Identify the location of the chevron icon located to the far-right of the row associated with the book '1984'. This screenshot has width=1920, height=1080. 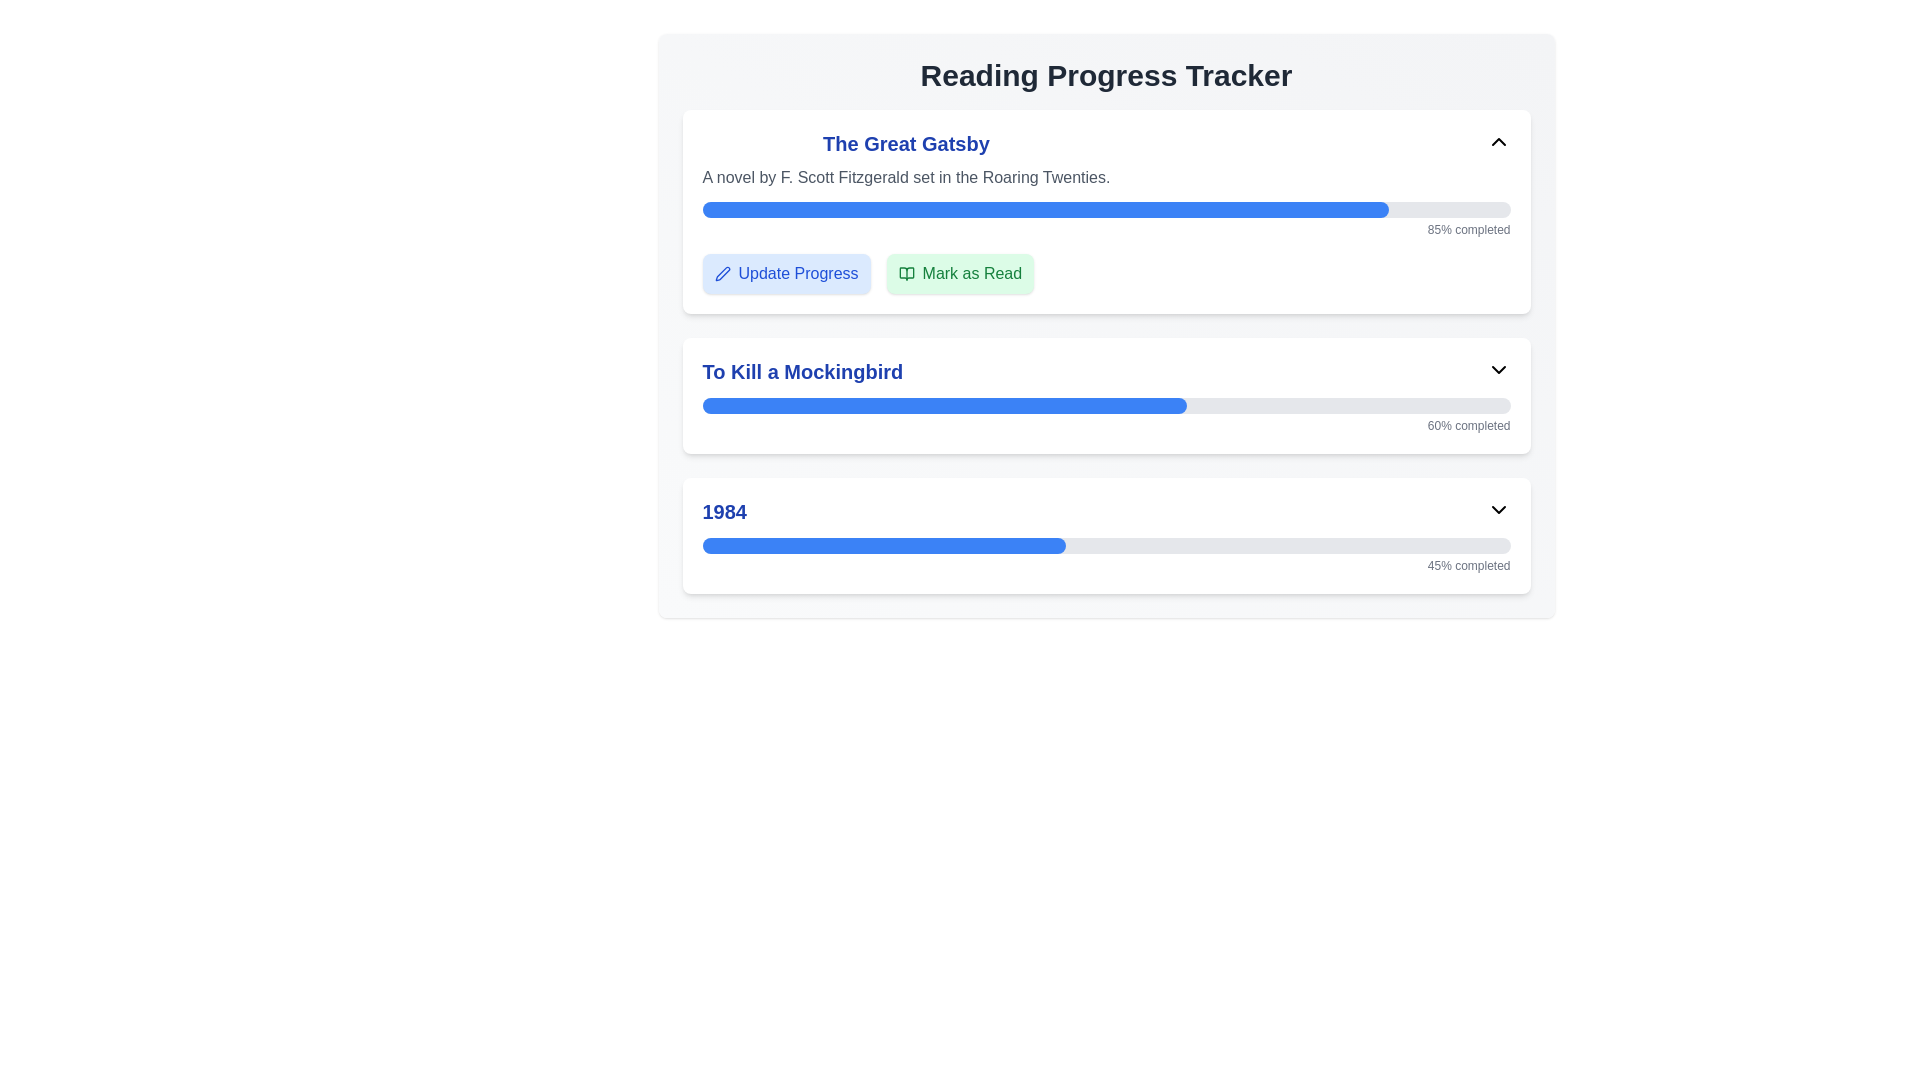
(1498, 508).